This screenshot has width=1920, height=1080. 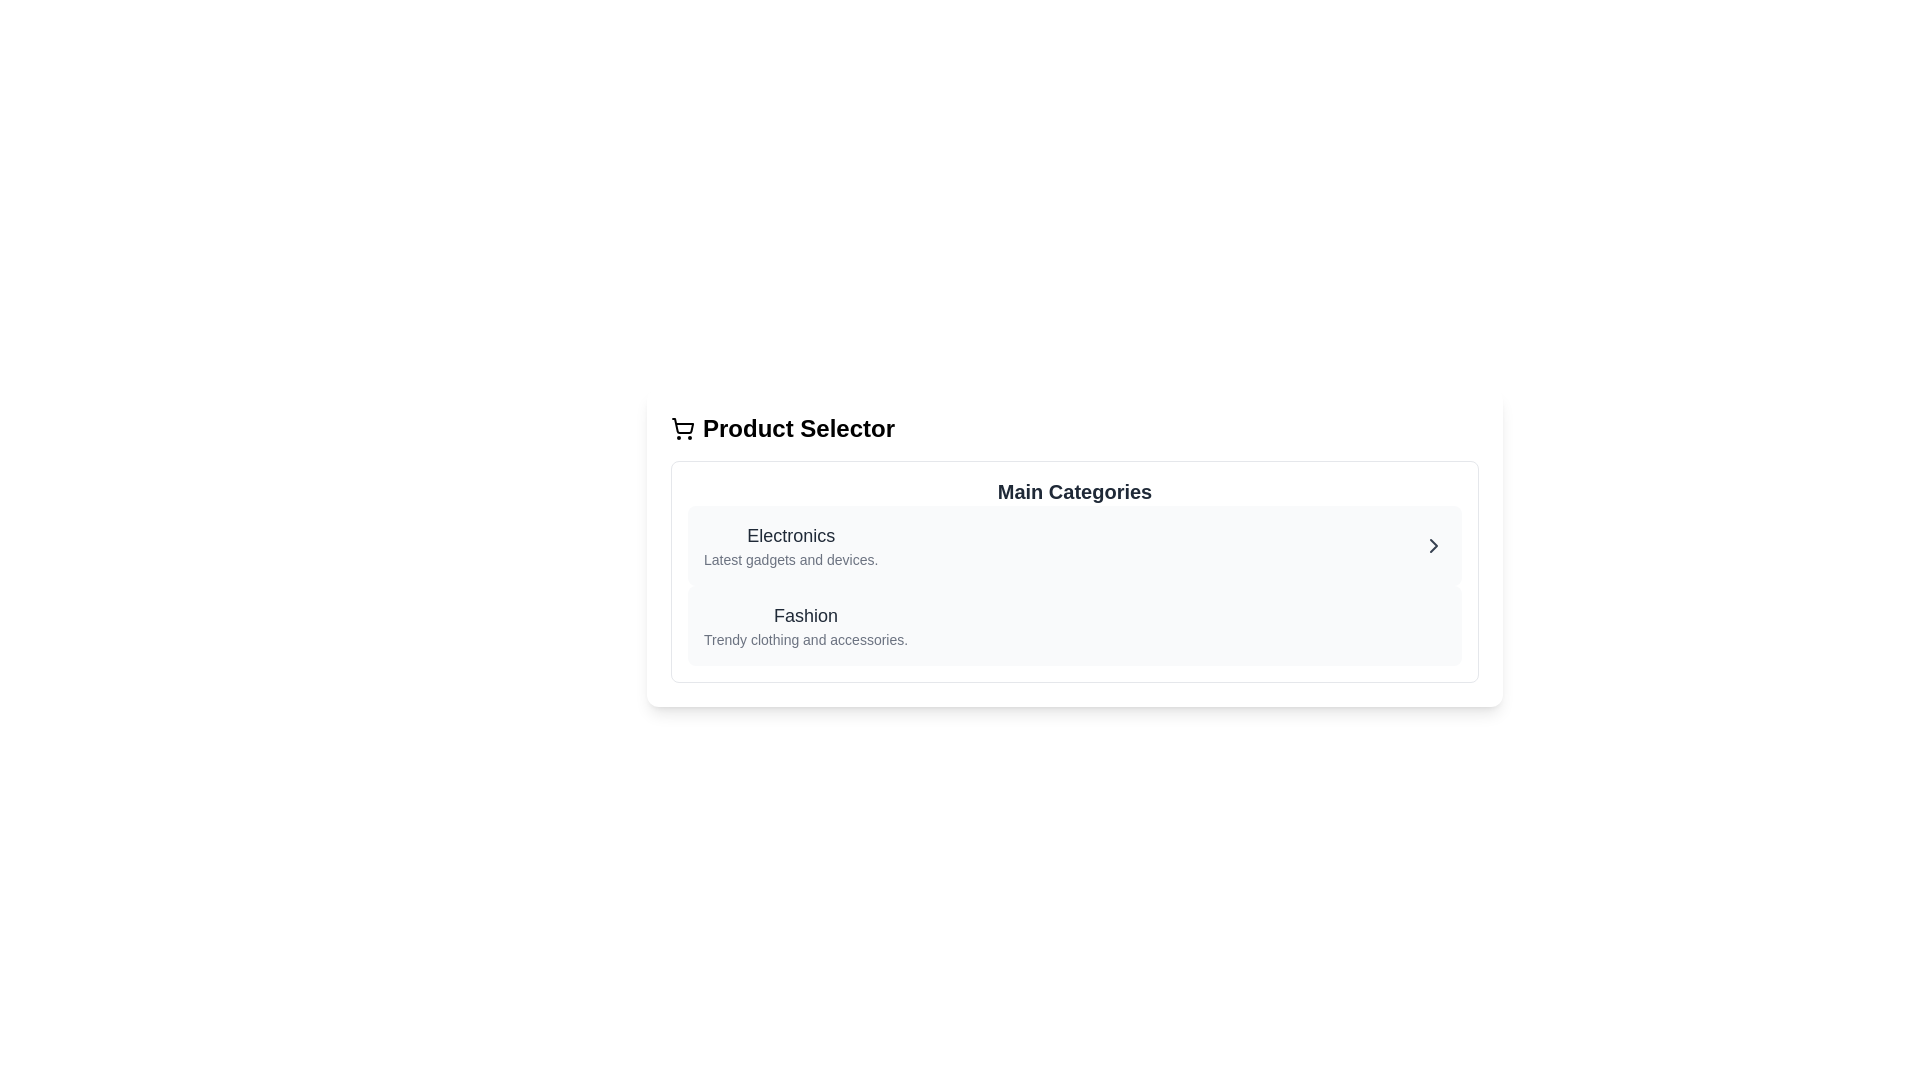 What do you see at coordinates (1074, 624) in the screenshot?
I see `the 'Fashion' category selector button, which is the second item in the 'Main Categories' section` at bounding box center [1074, 624].